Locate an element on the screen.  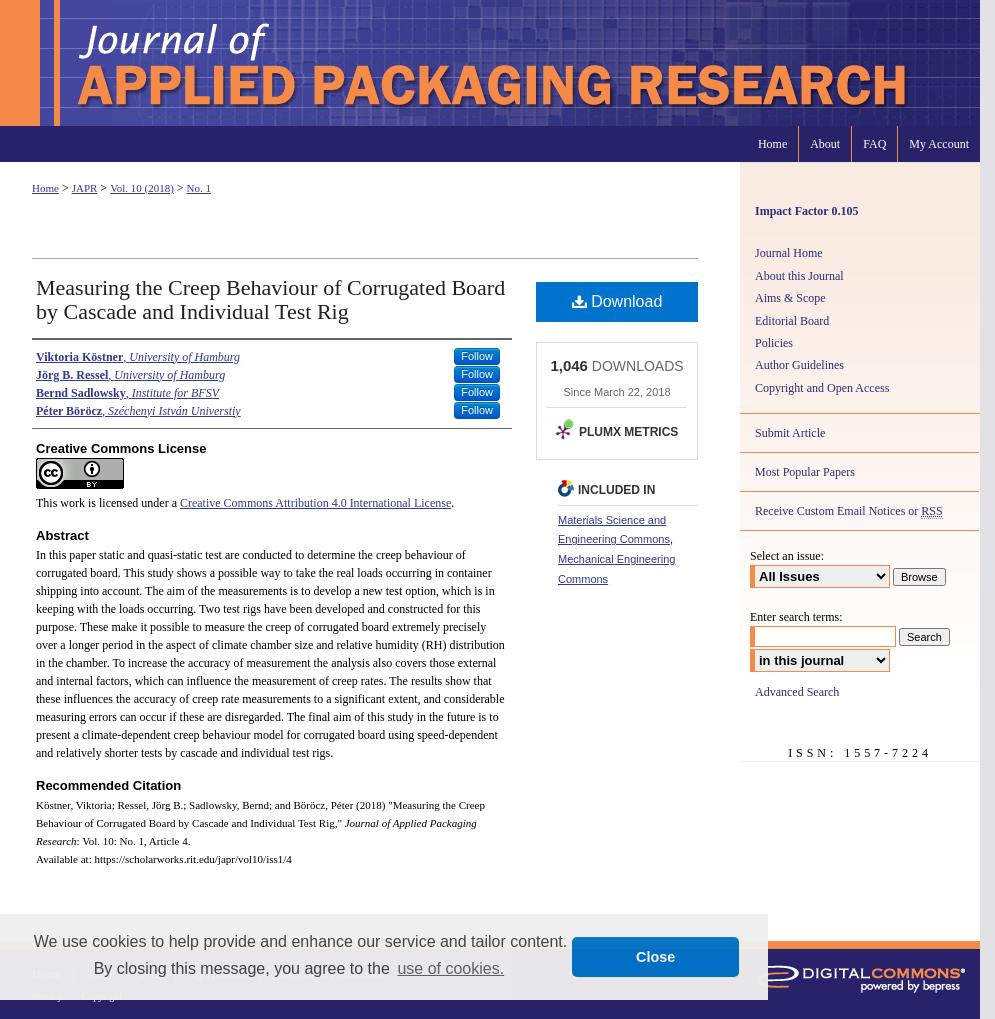
'DOWNLOADS' is located at coordinates (635, 365).